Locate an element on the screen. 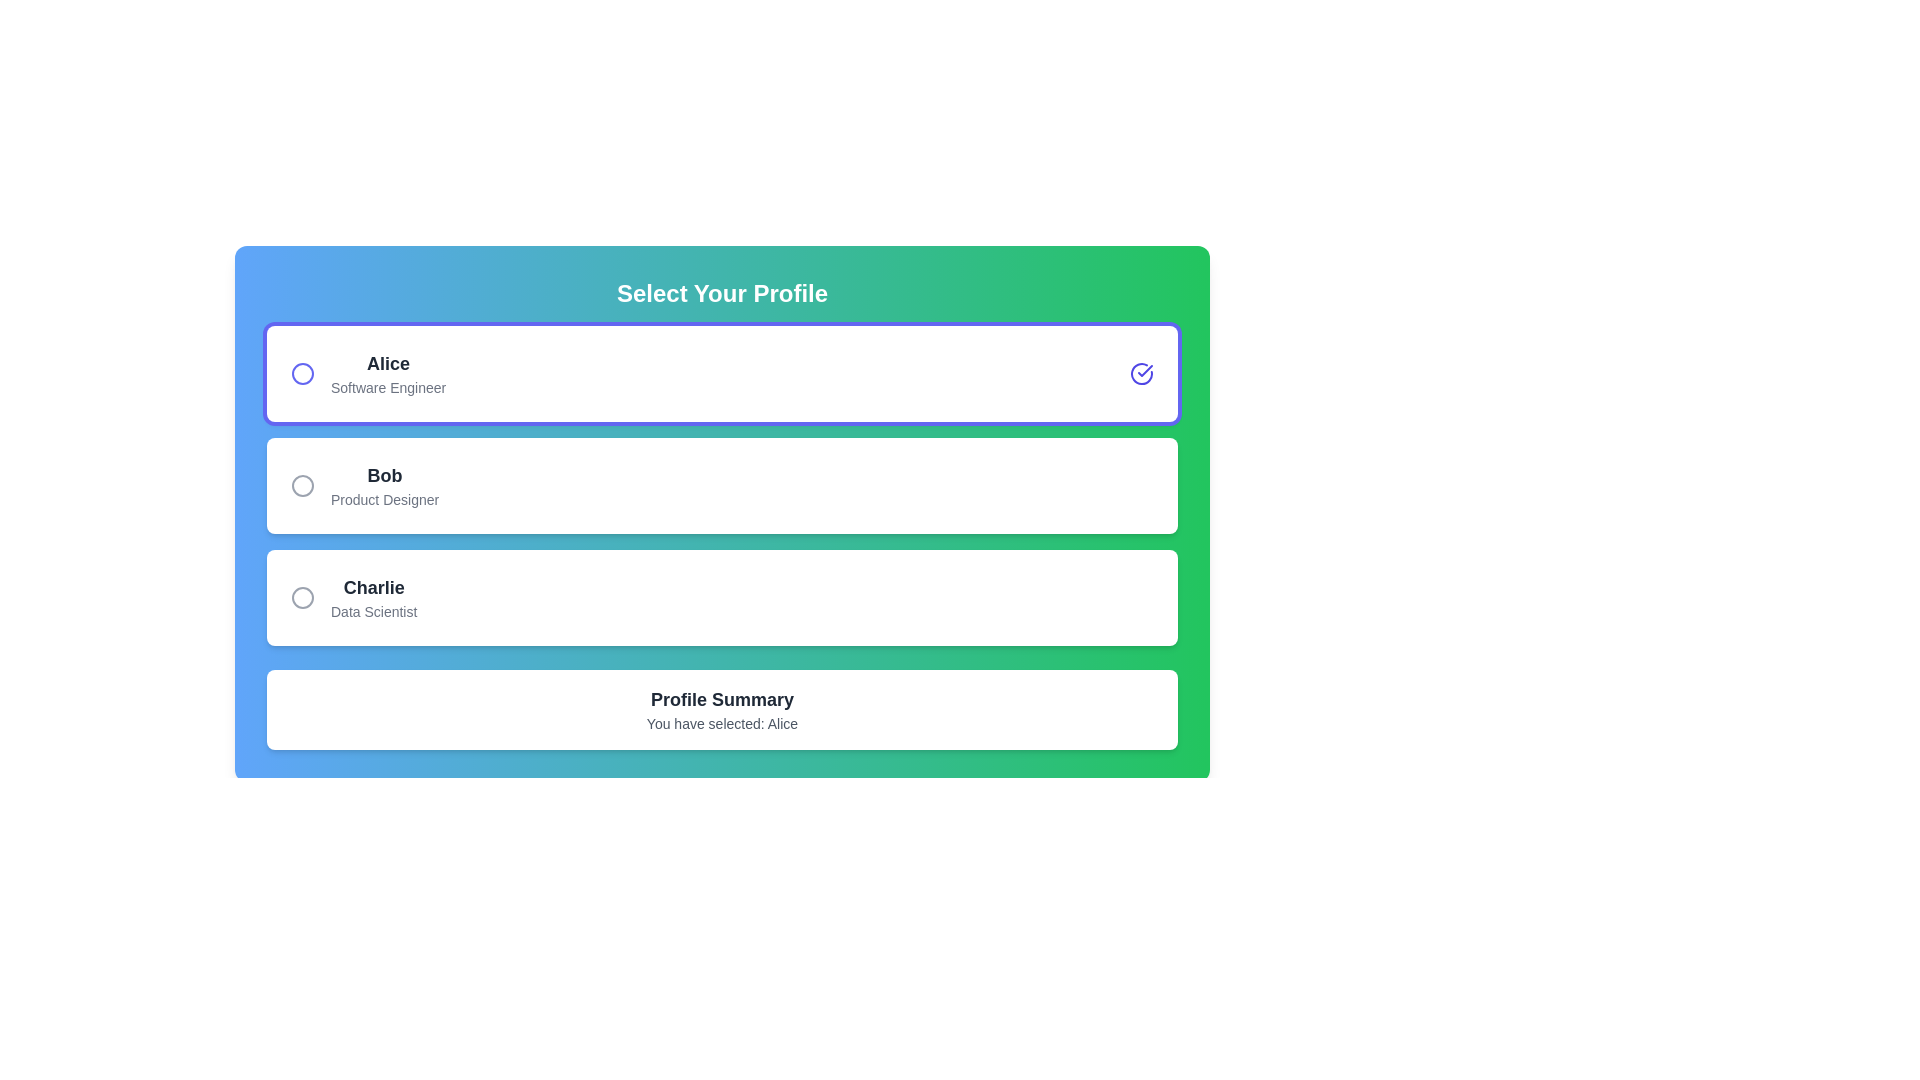 The width and height of the screenshot is (1920, 1080). the text label displaying 'Data Scientist', which is styled in a small, light gray font and located beneath the label 'Charlie' within a profile card is located at coordinates (374, 611).